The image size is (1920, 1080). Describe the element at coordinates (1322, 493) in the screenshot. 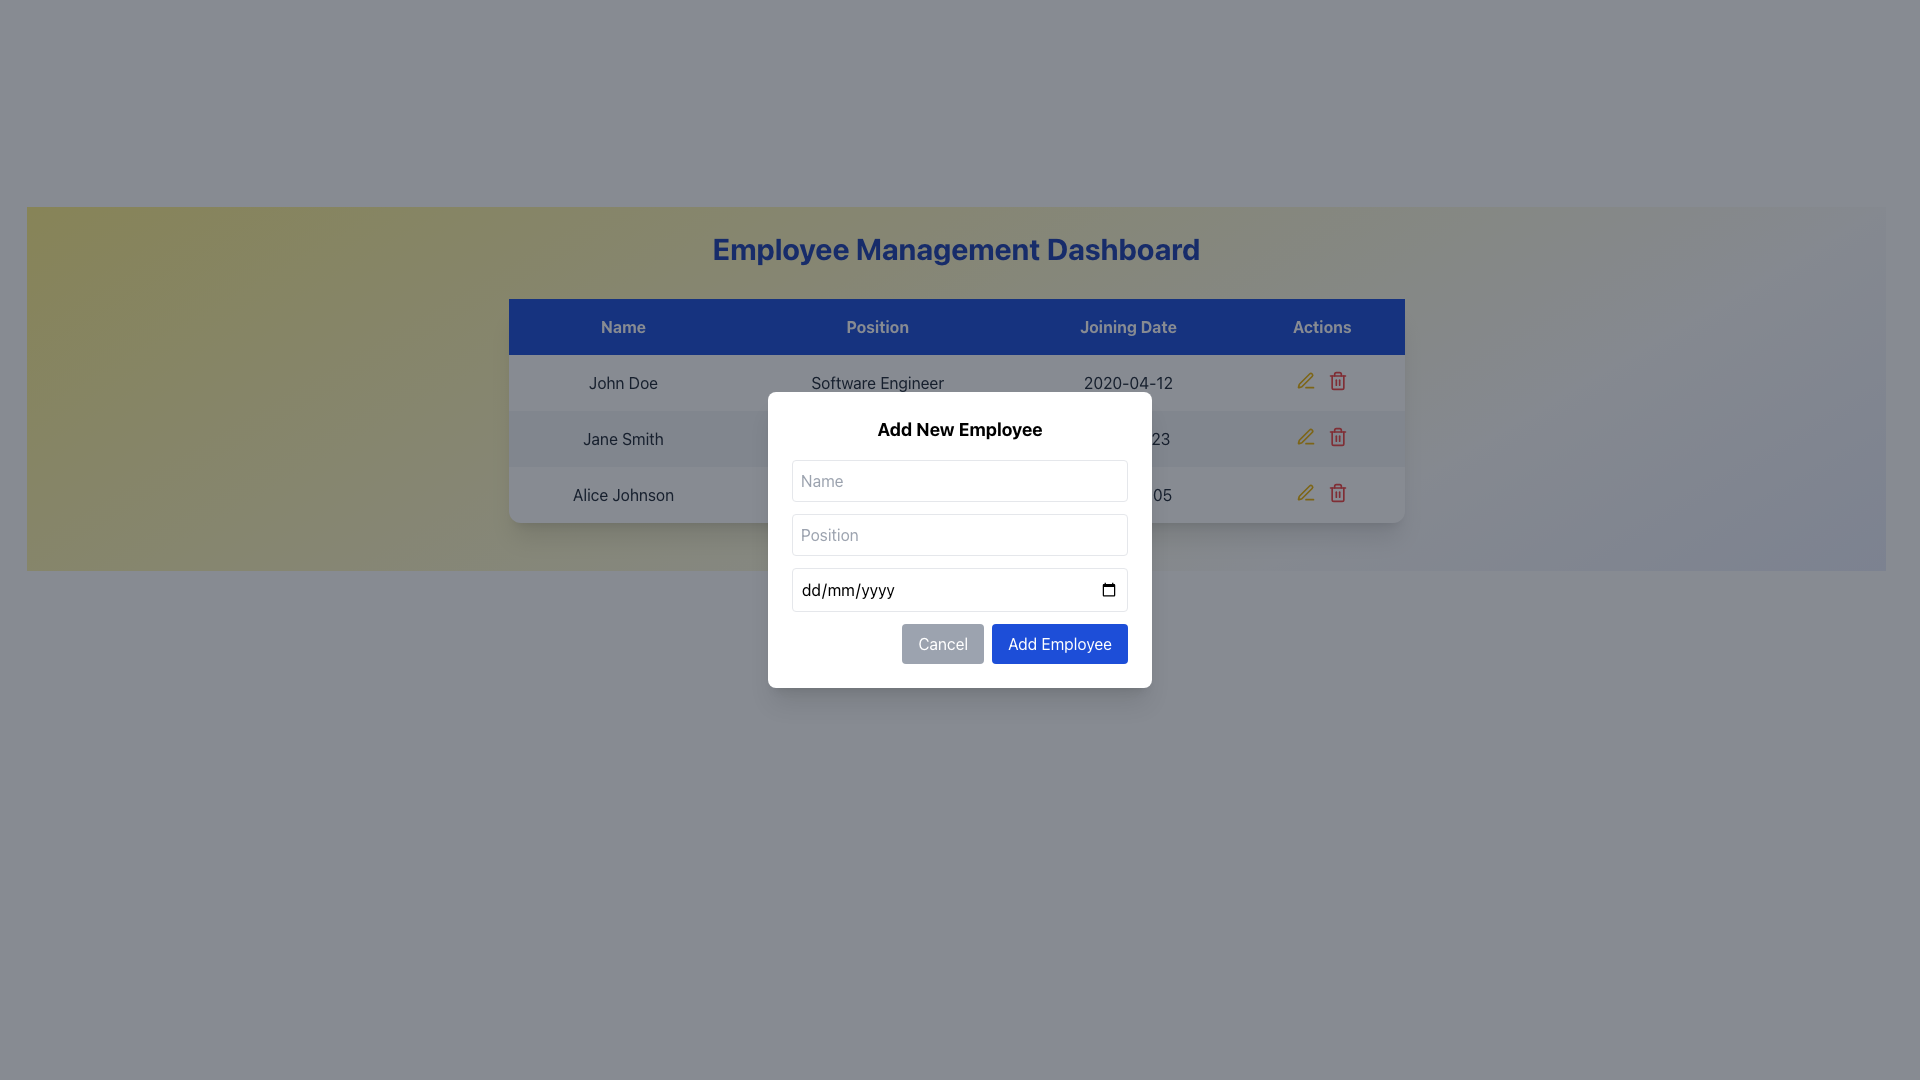

I see `the trash bin icon in the action group for Alice Johnson, the UI Designer` at that location.